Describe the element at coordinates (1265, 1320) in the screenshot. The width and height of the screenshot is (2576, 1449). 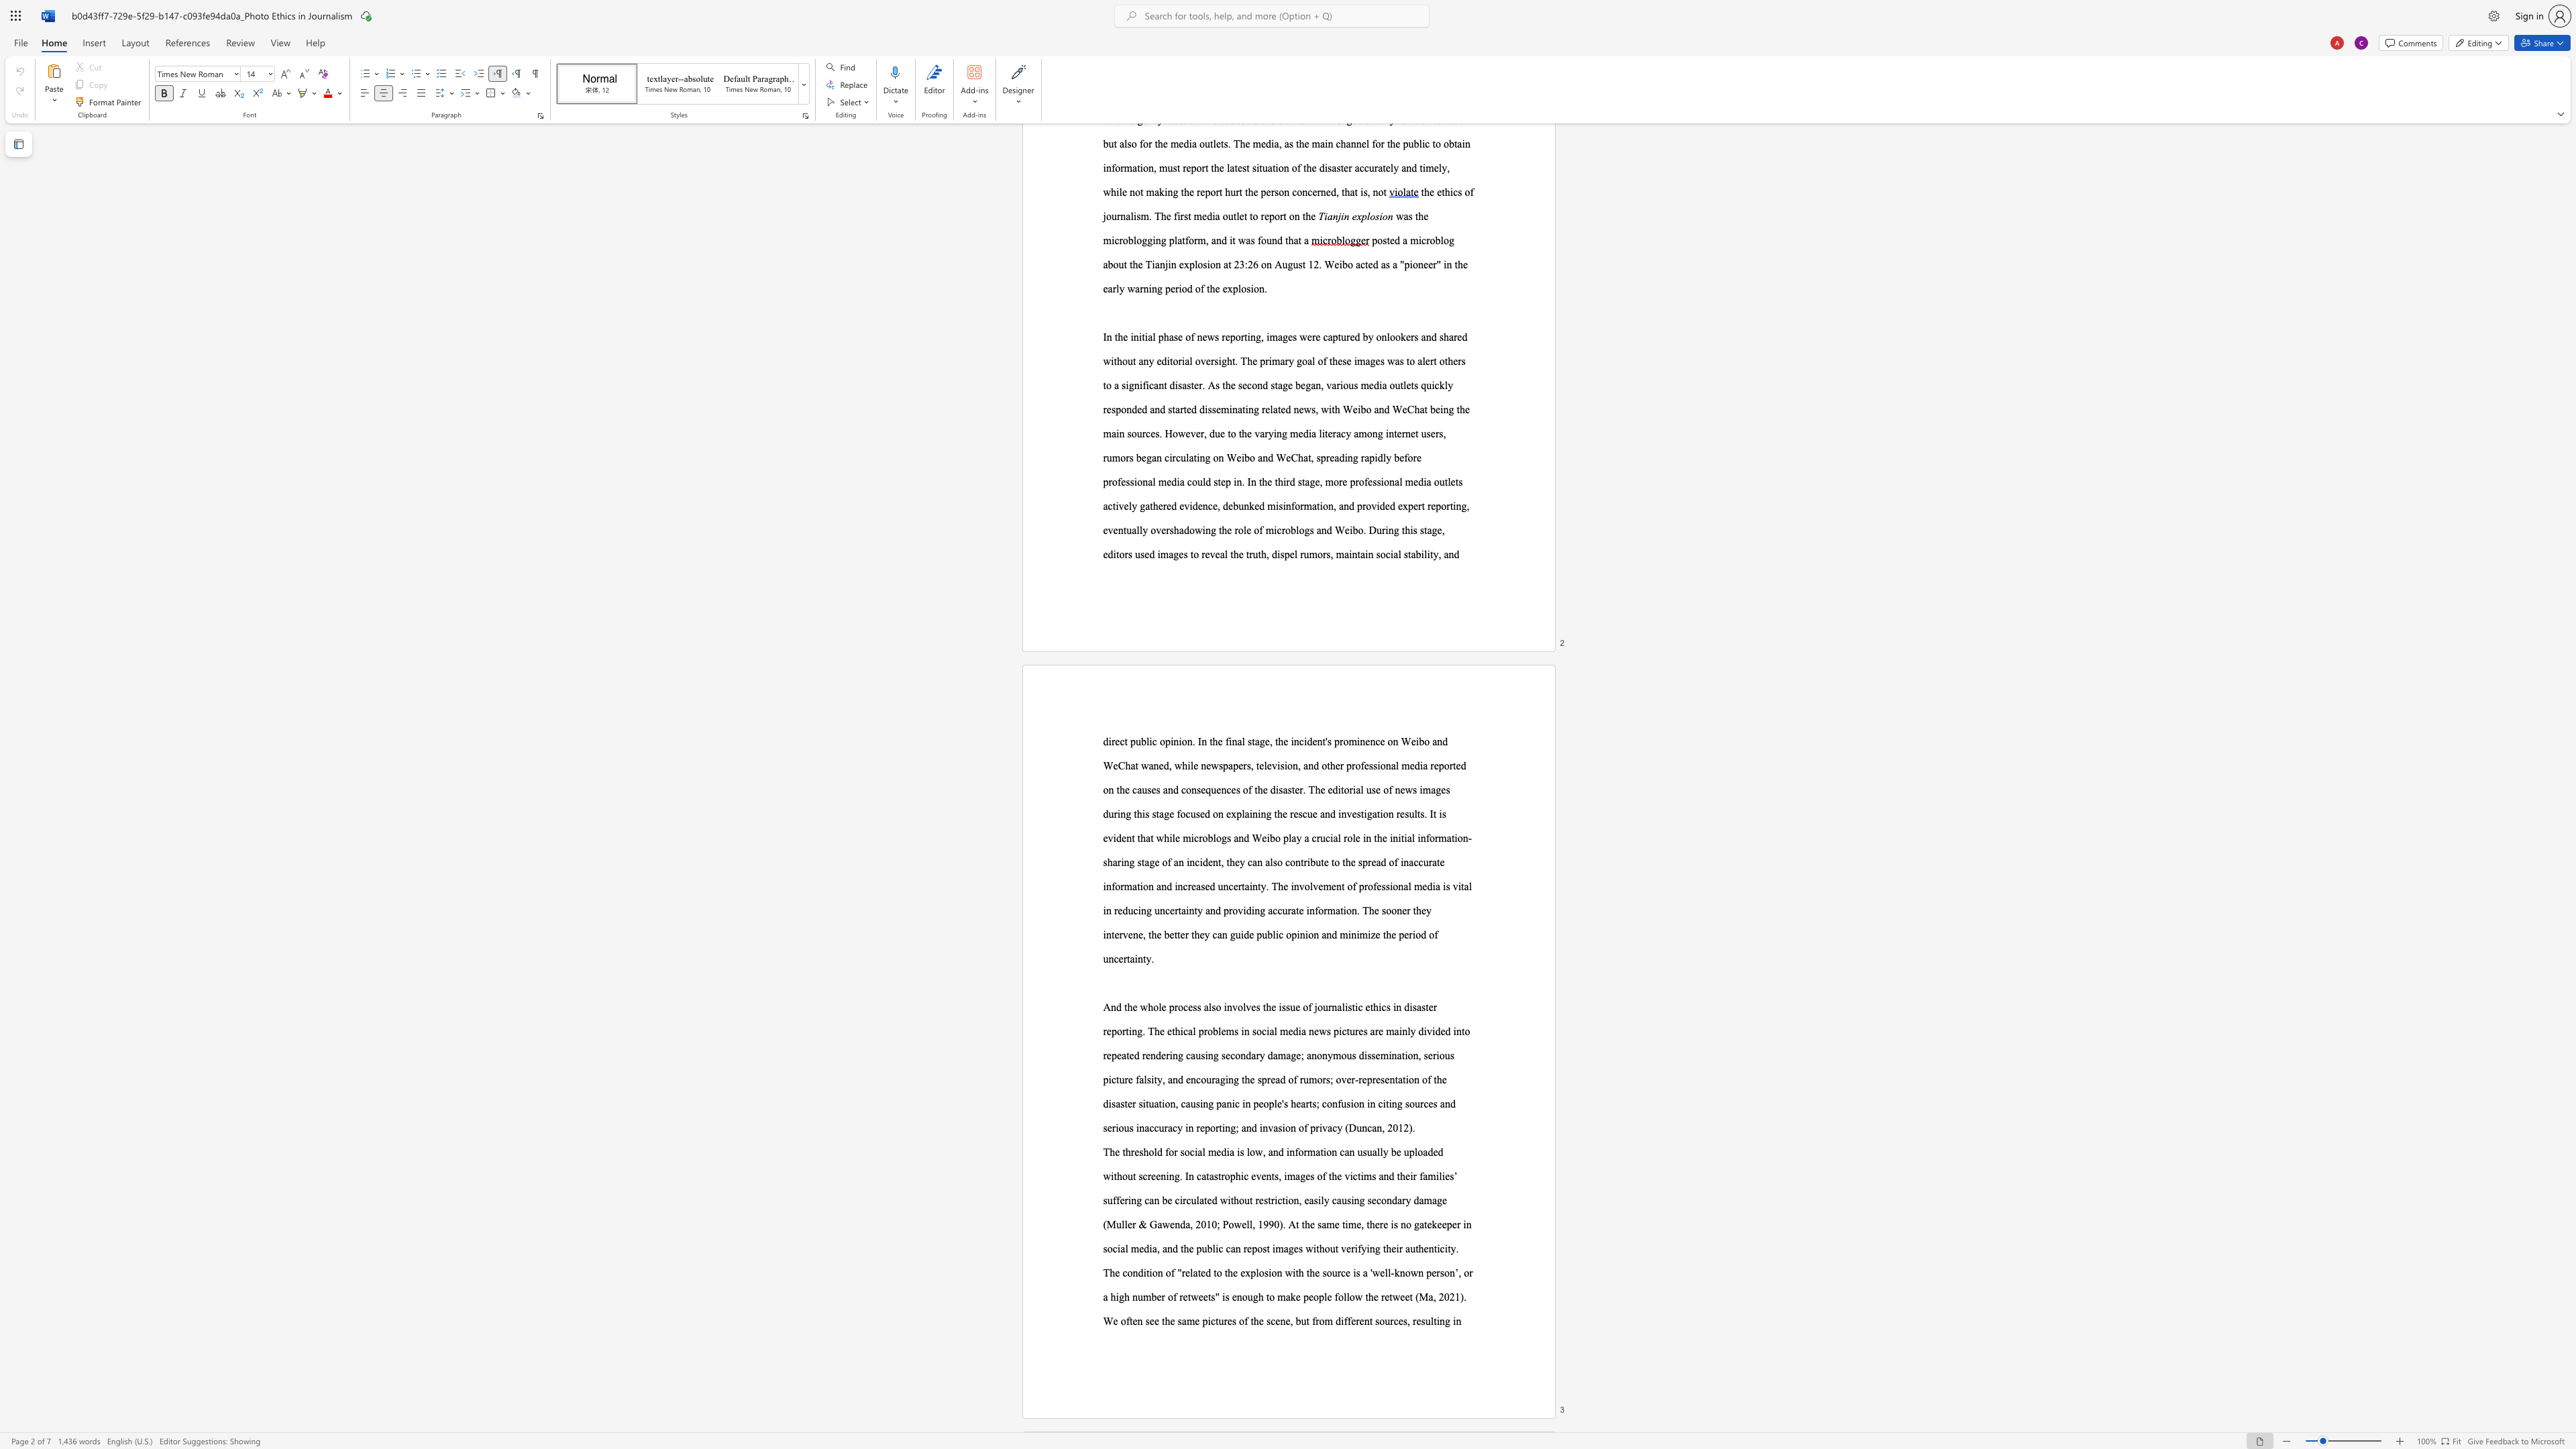
I see `the subset text "sce" within the text "or a high number of retweets"` at that location.